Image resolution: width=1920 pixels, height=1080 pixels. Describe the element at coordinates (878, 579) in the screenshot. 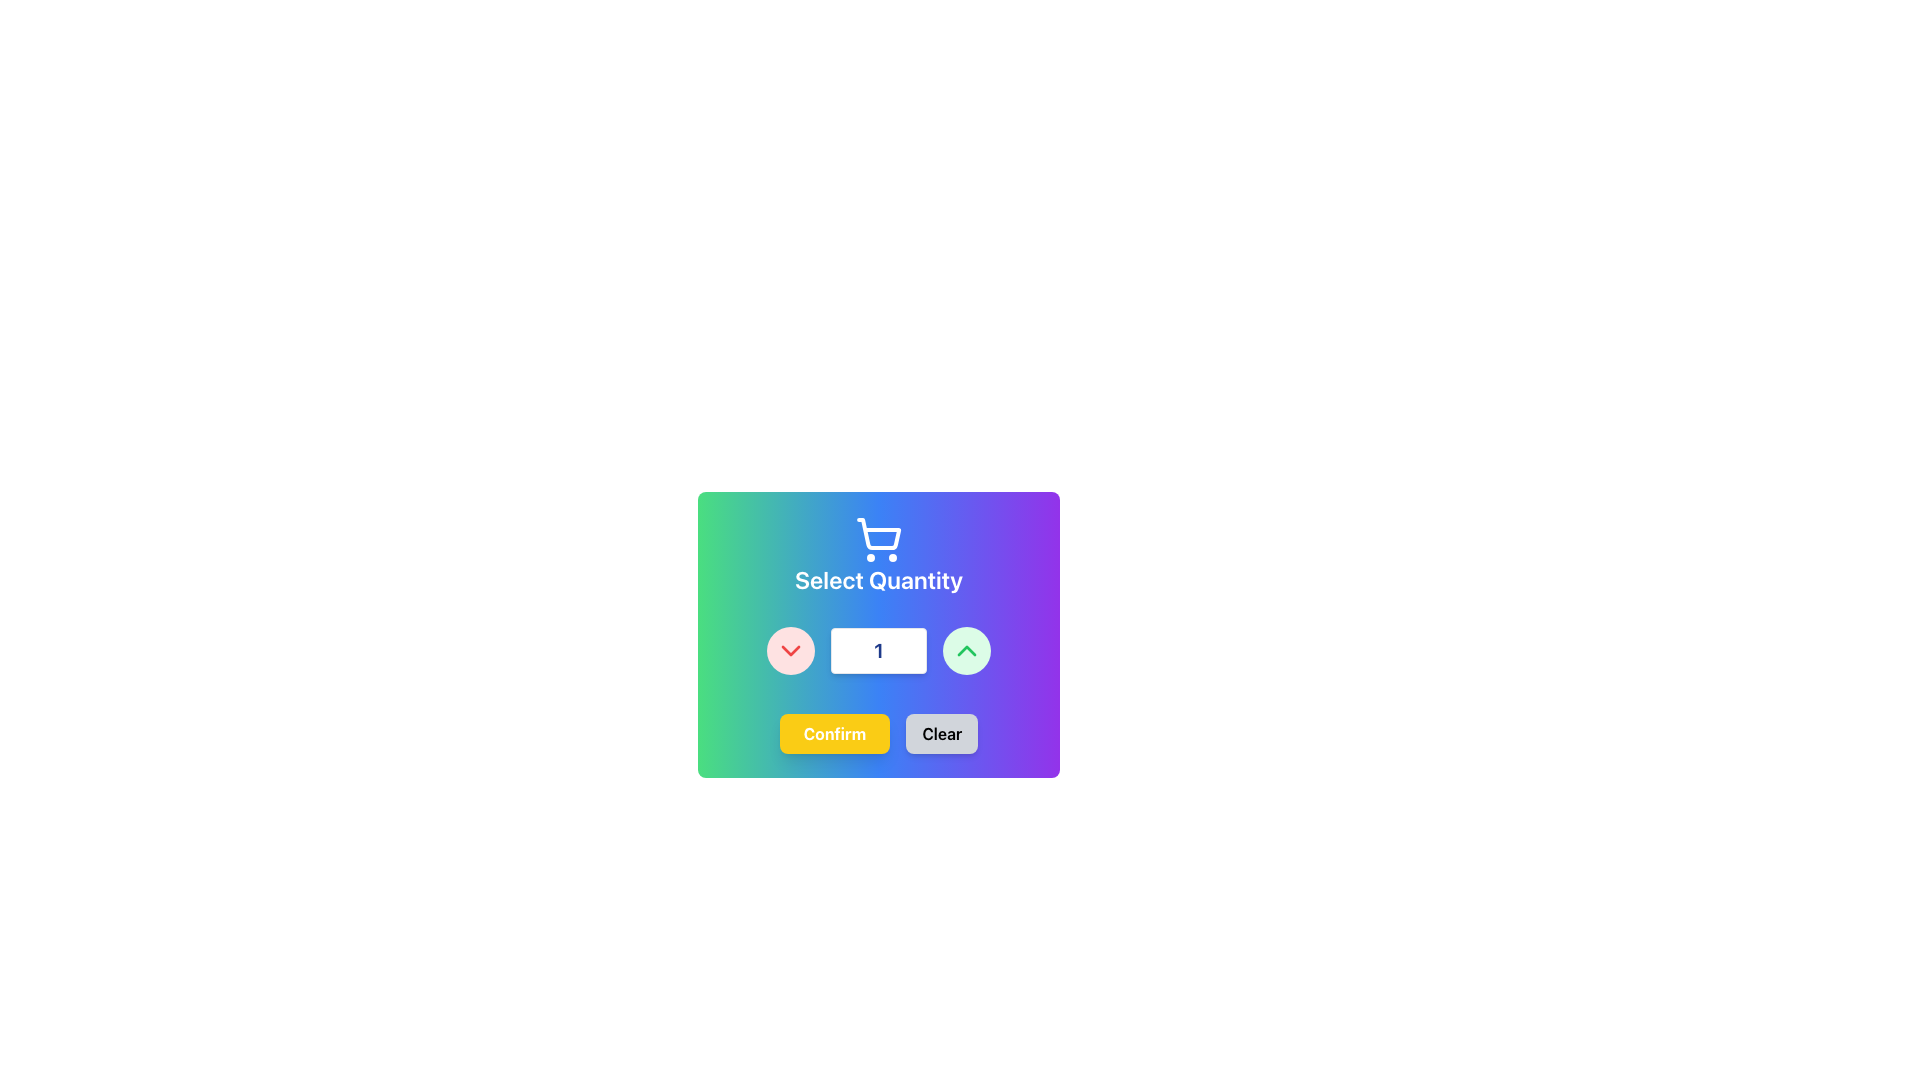

I see `text displayed in the 'Select Quantity' label, which is bold and white, located in the top-center of the dialog box` at that location.